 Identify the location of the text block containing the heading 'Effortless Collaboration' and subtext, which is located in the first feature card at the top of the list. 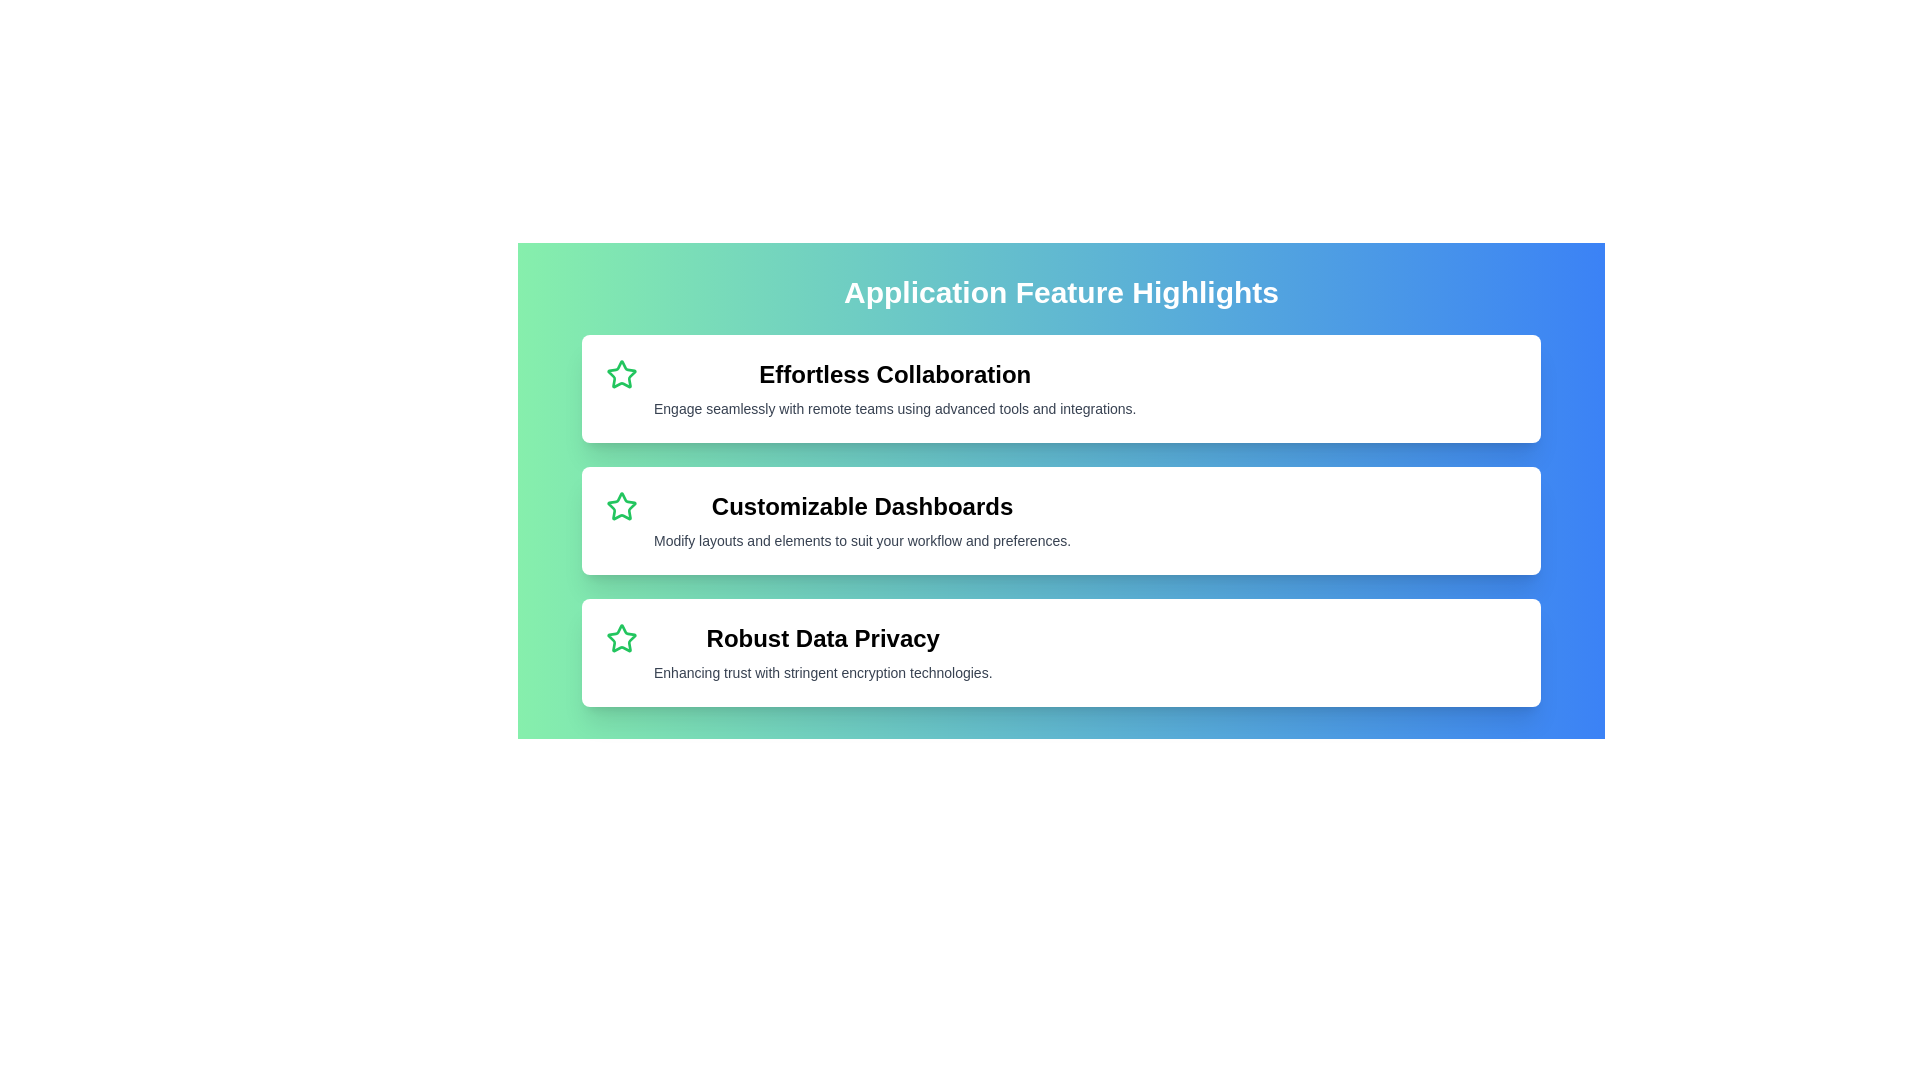
(894, 389).